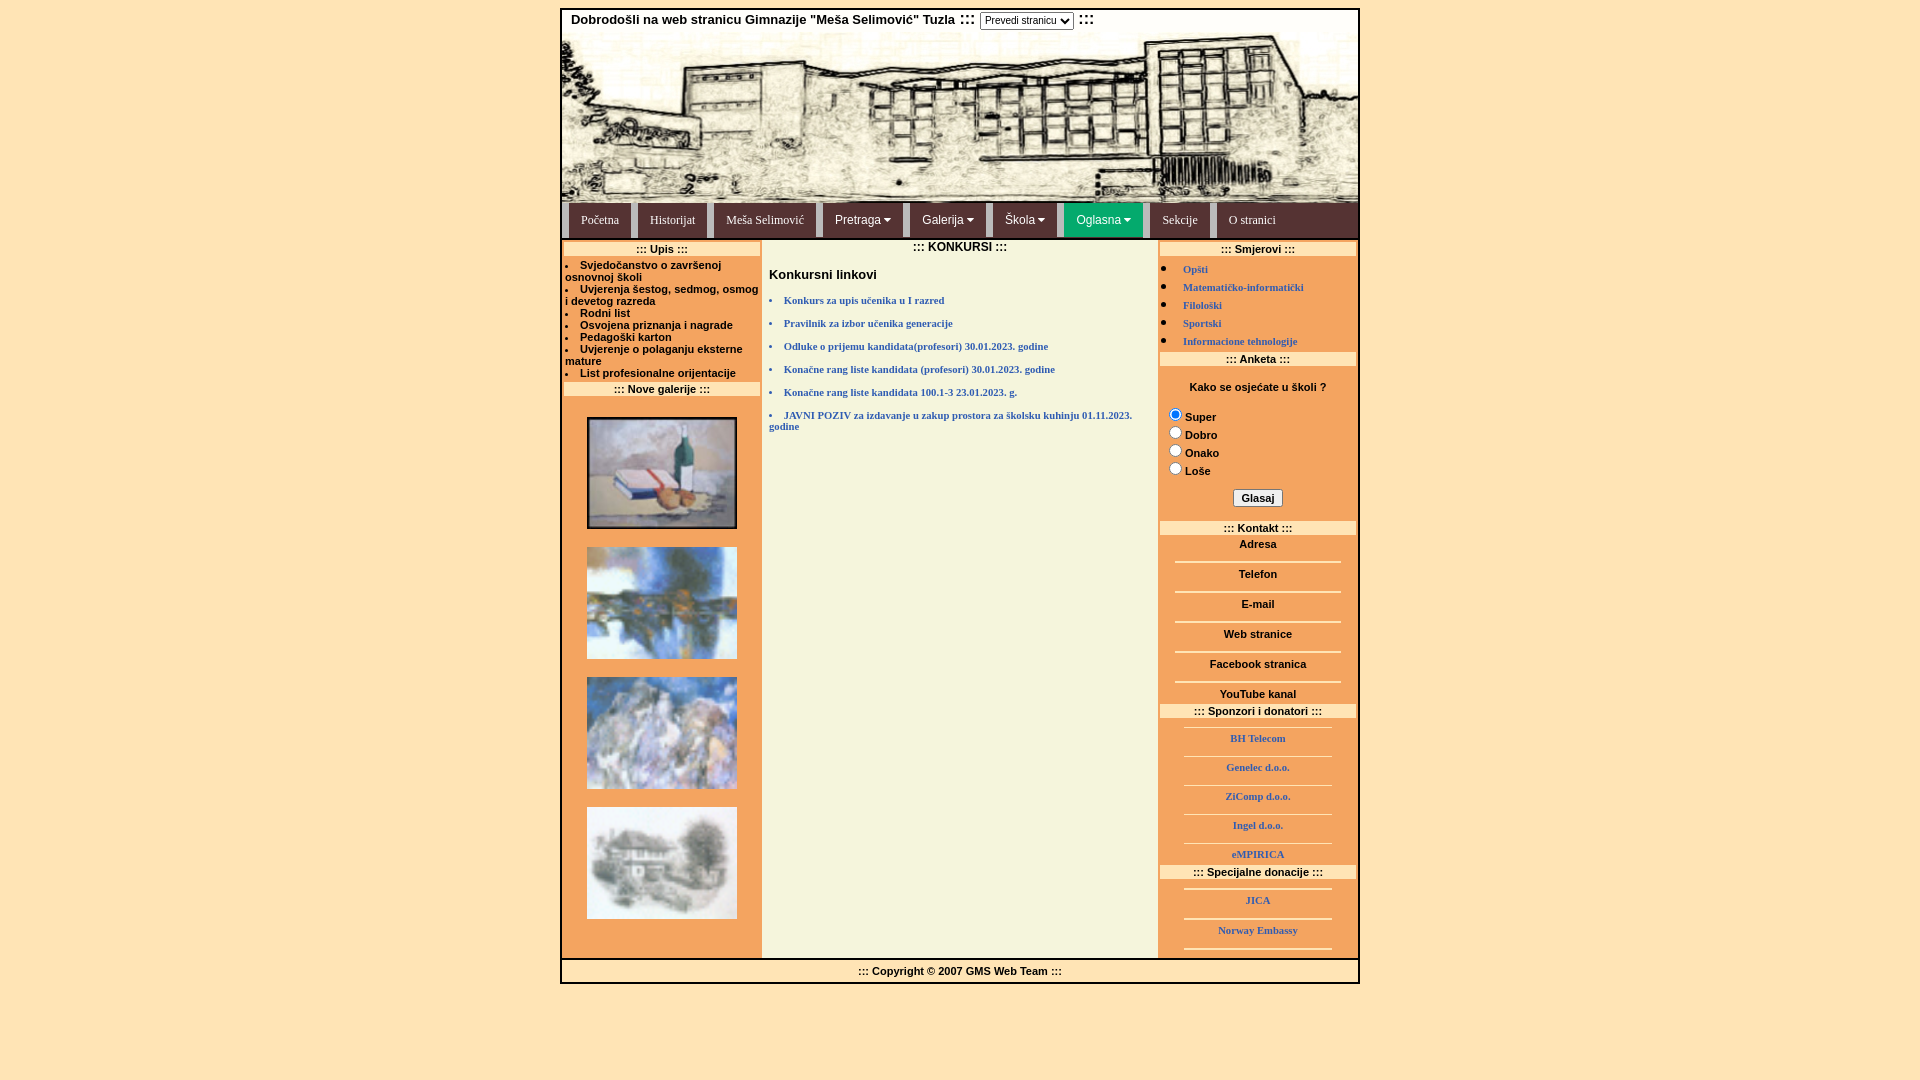 Image resolution: width=1920 pixels, height=1080 pixels. What do you see at coordinates (863, 219) in the screenshot?
I see `'Pretraga'` at bounding box center [863, 219].